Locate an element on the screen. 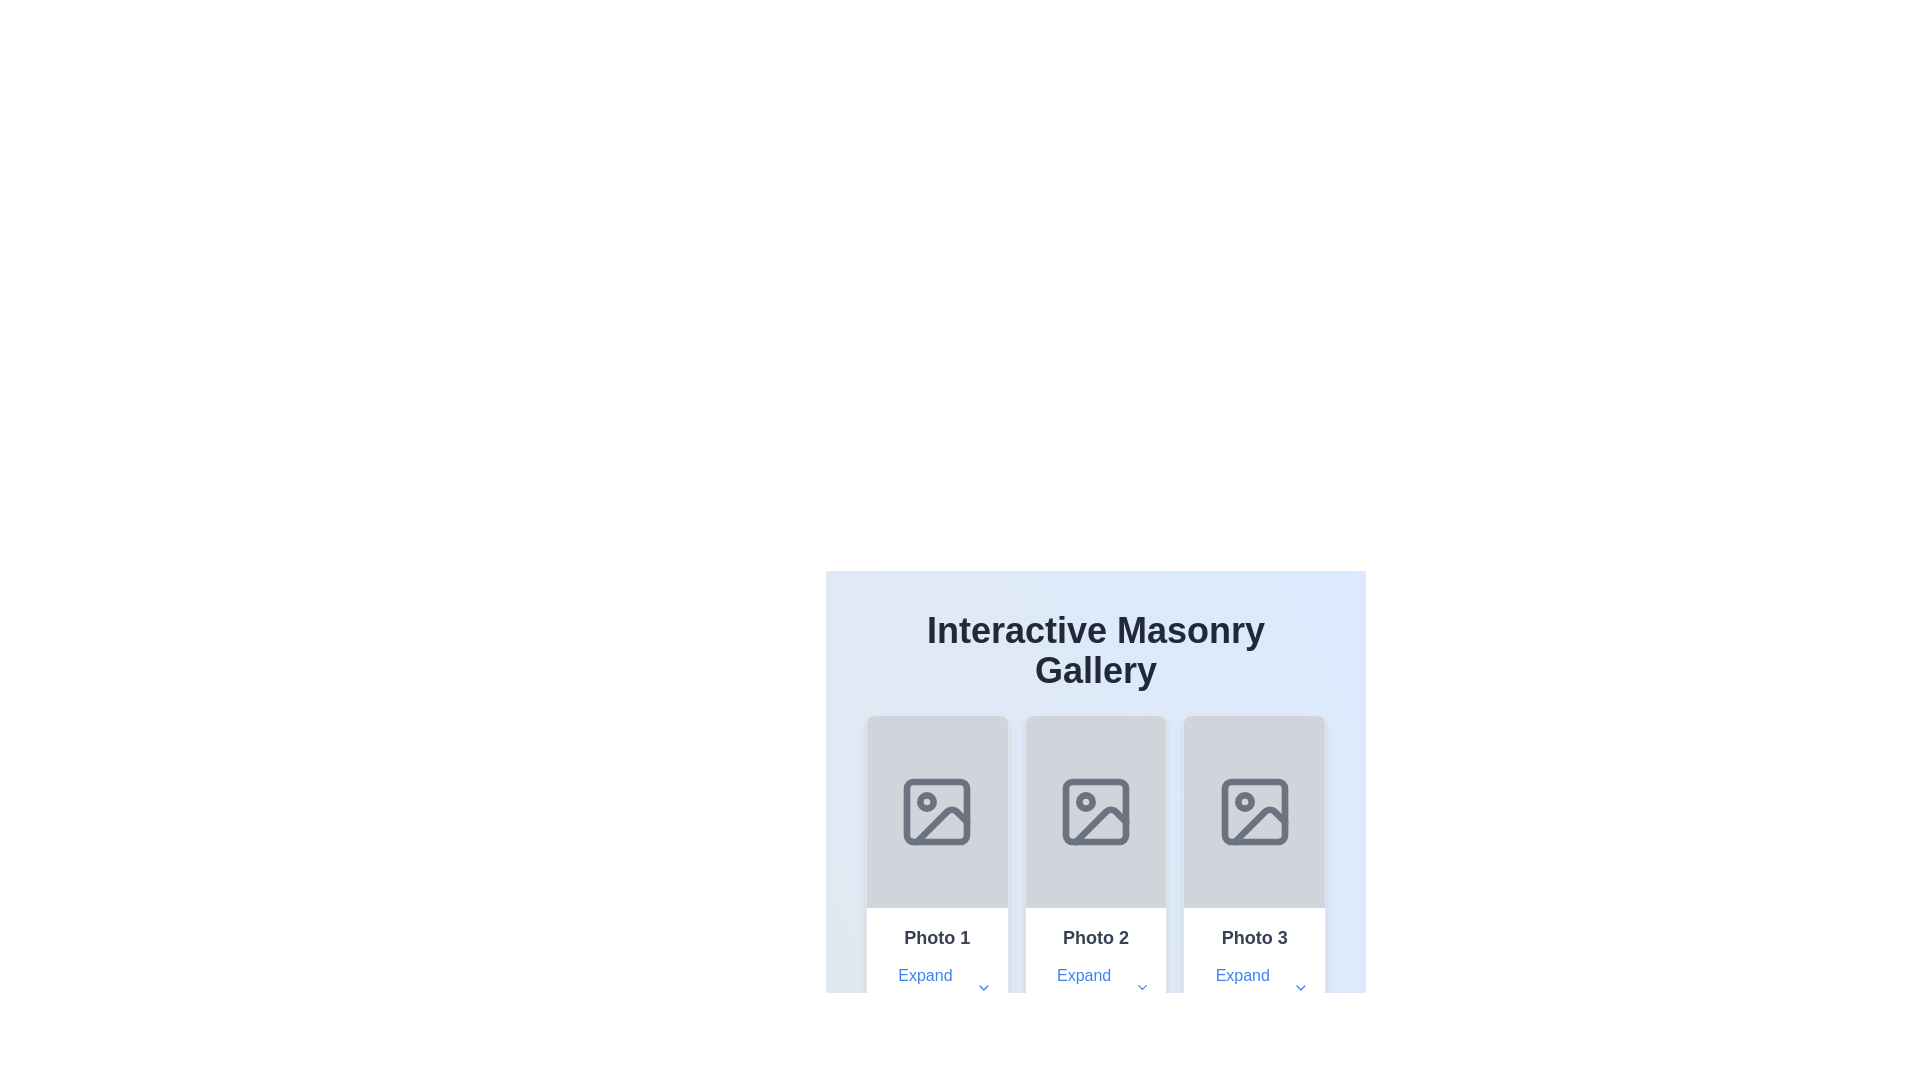 Image resolution: width=1920 pixels, height=1080 pixels. the text label displaying 'Photo 1' in bold gray font, positioned above a blue 'Expand' link and located on the leftmost side of three horizontally aligned containers is located at coordinates (936, 937).